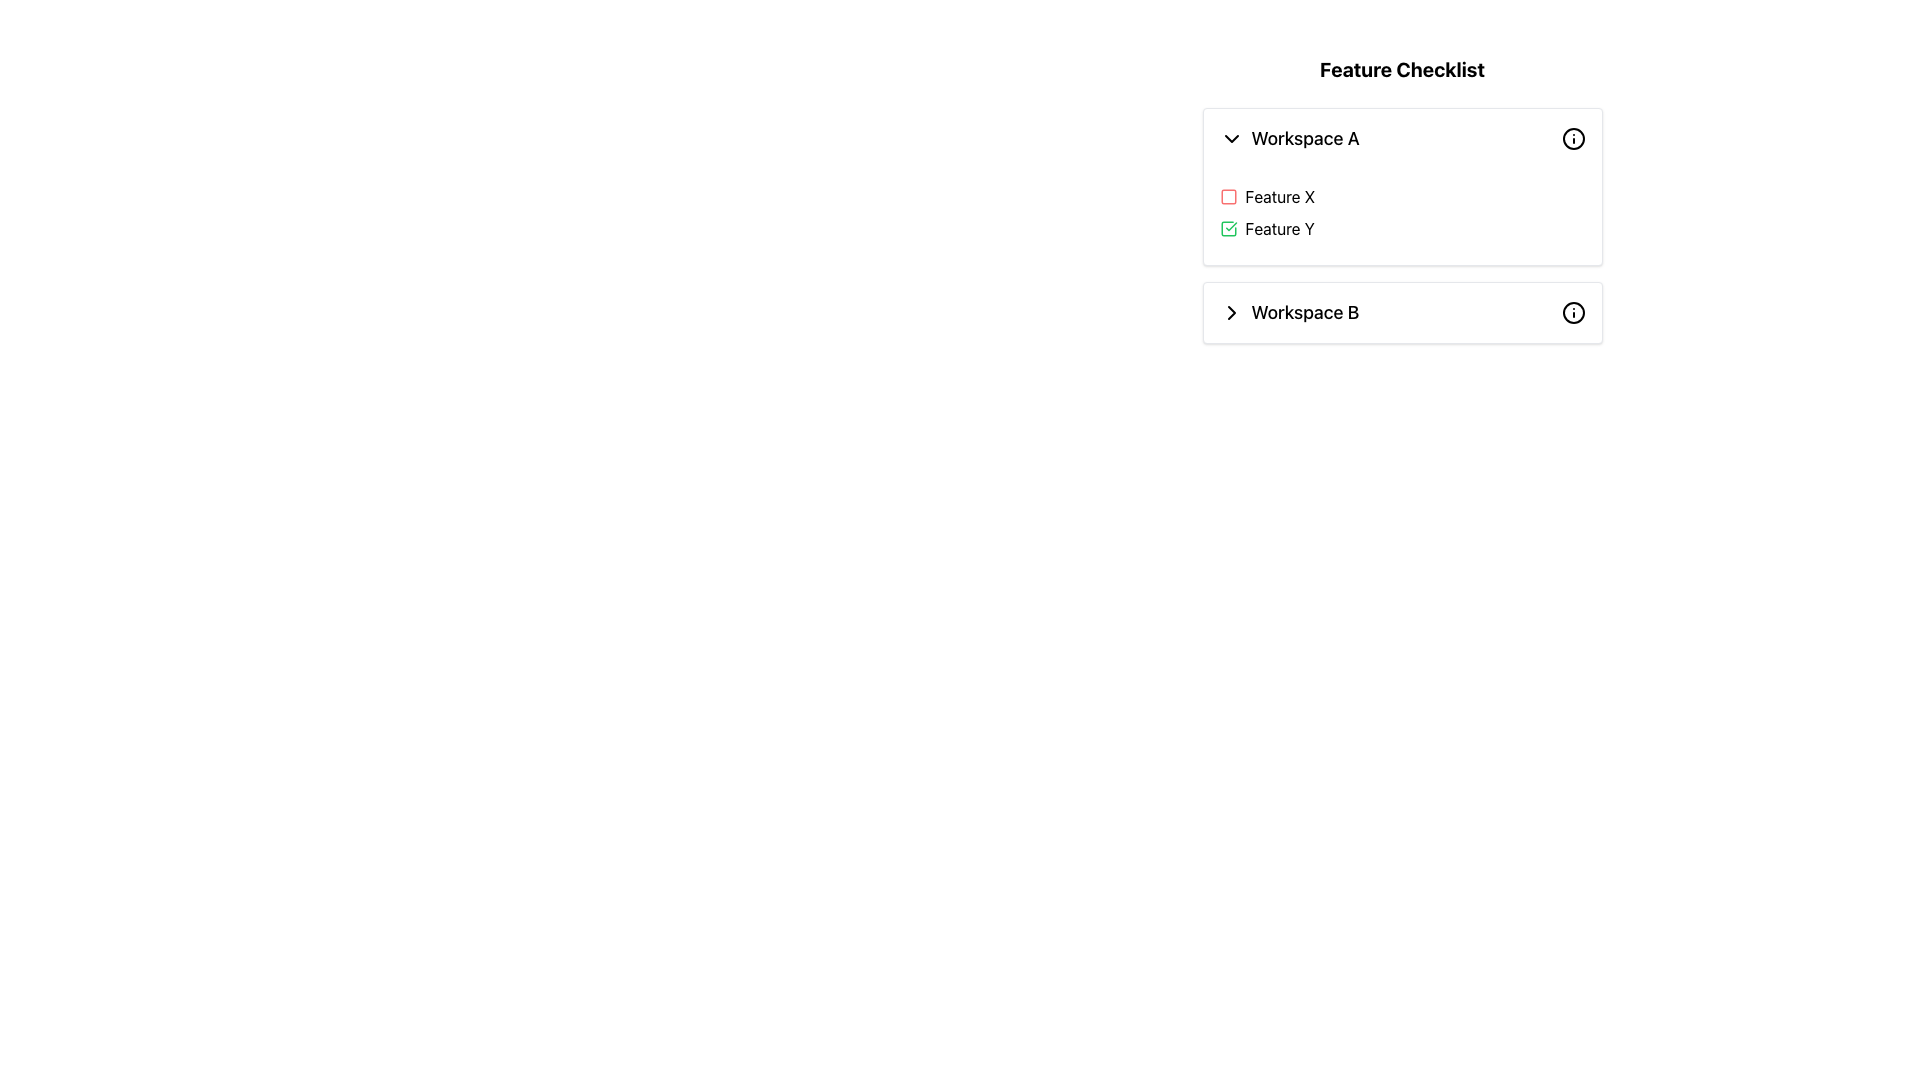 The height and width of the screenshot is (1080, 1920). Describe the element at coordinates (1401, 227) in the screenshot. I see `the second checkable list item labeled 'Feature Y'` at that location.